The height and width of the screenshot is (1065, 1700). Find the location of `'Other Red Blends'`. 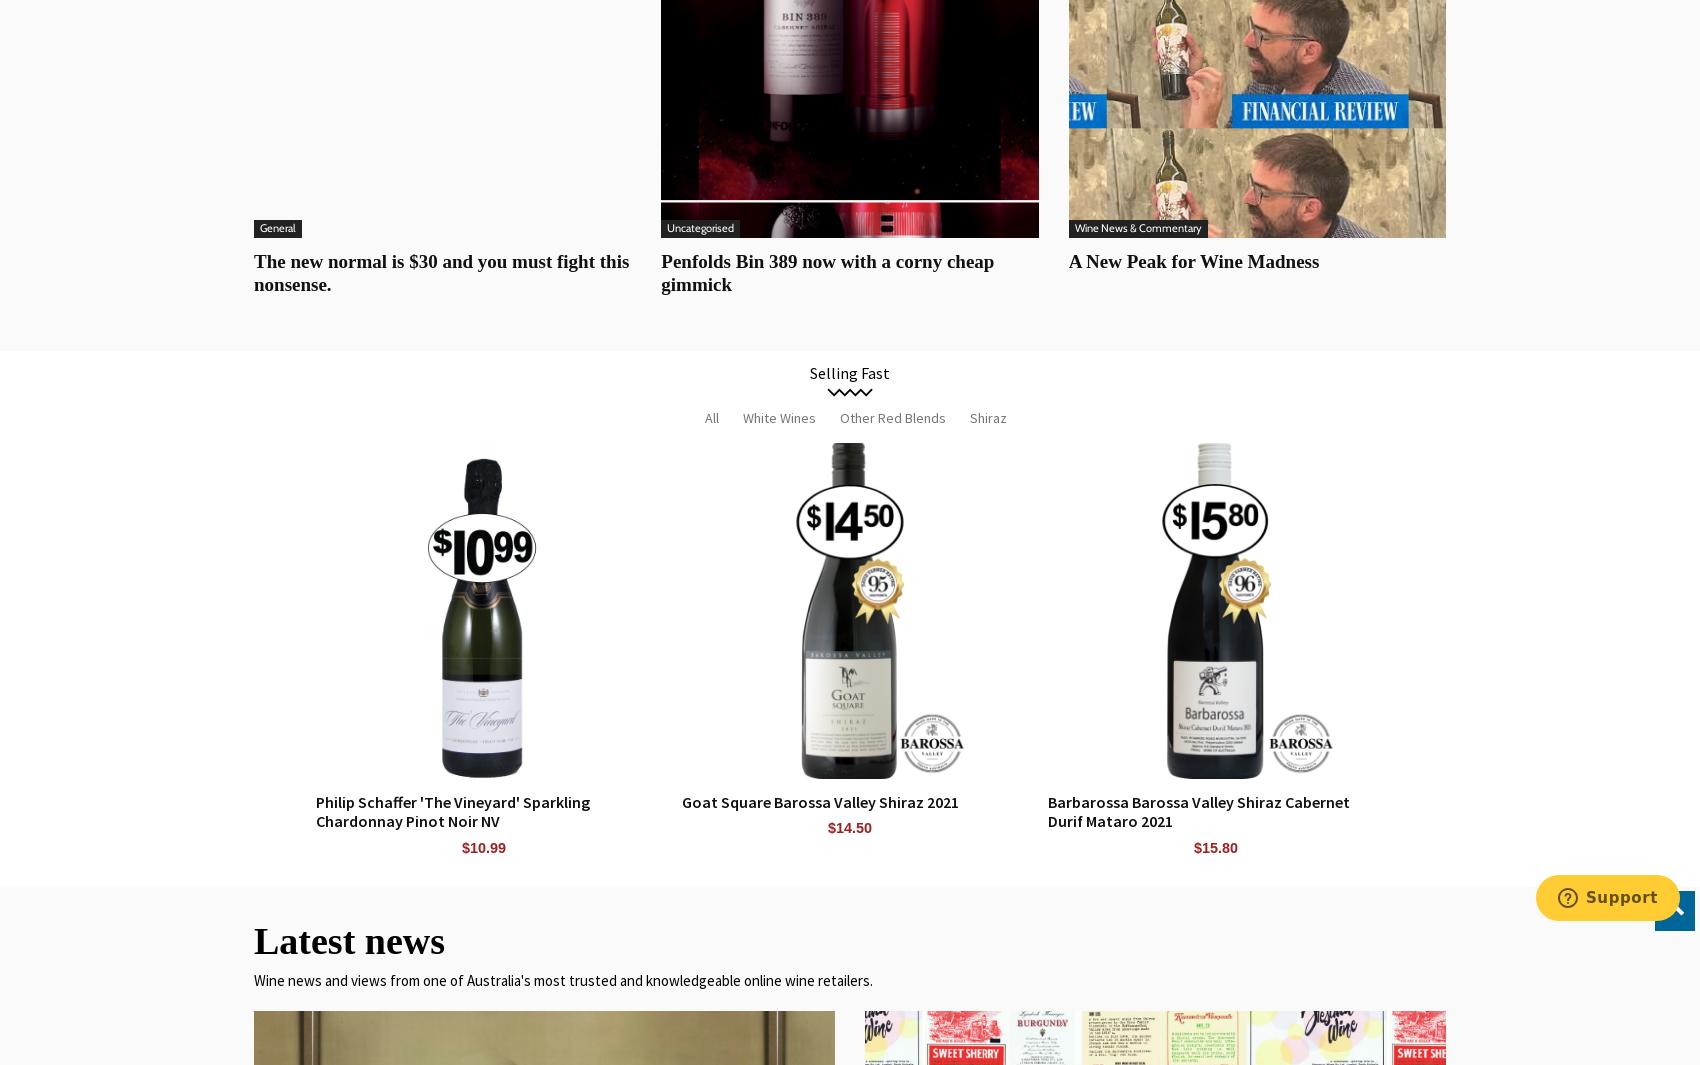

'Other Red Blends' is located at coordinates (893, 415).